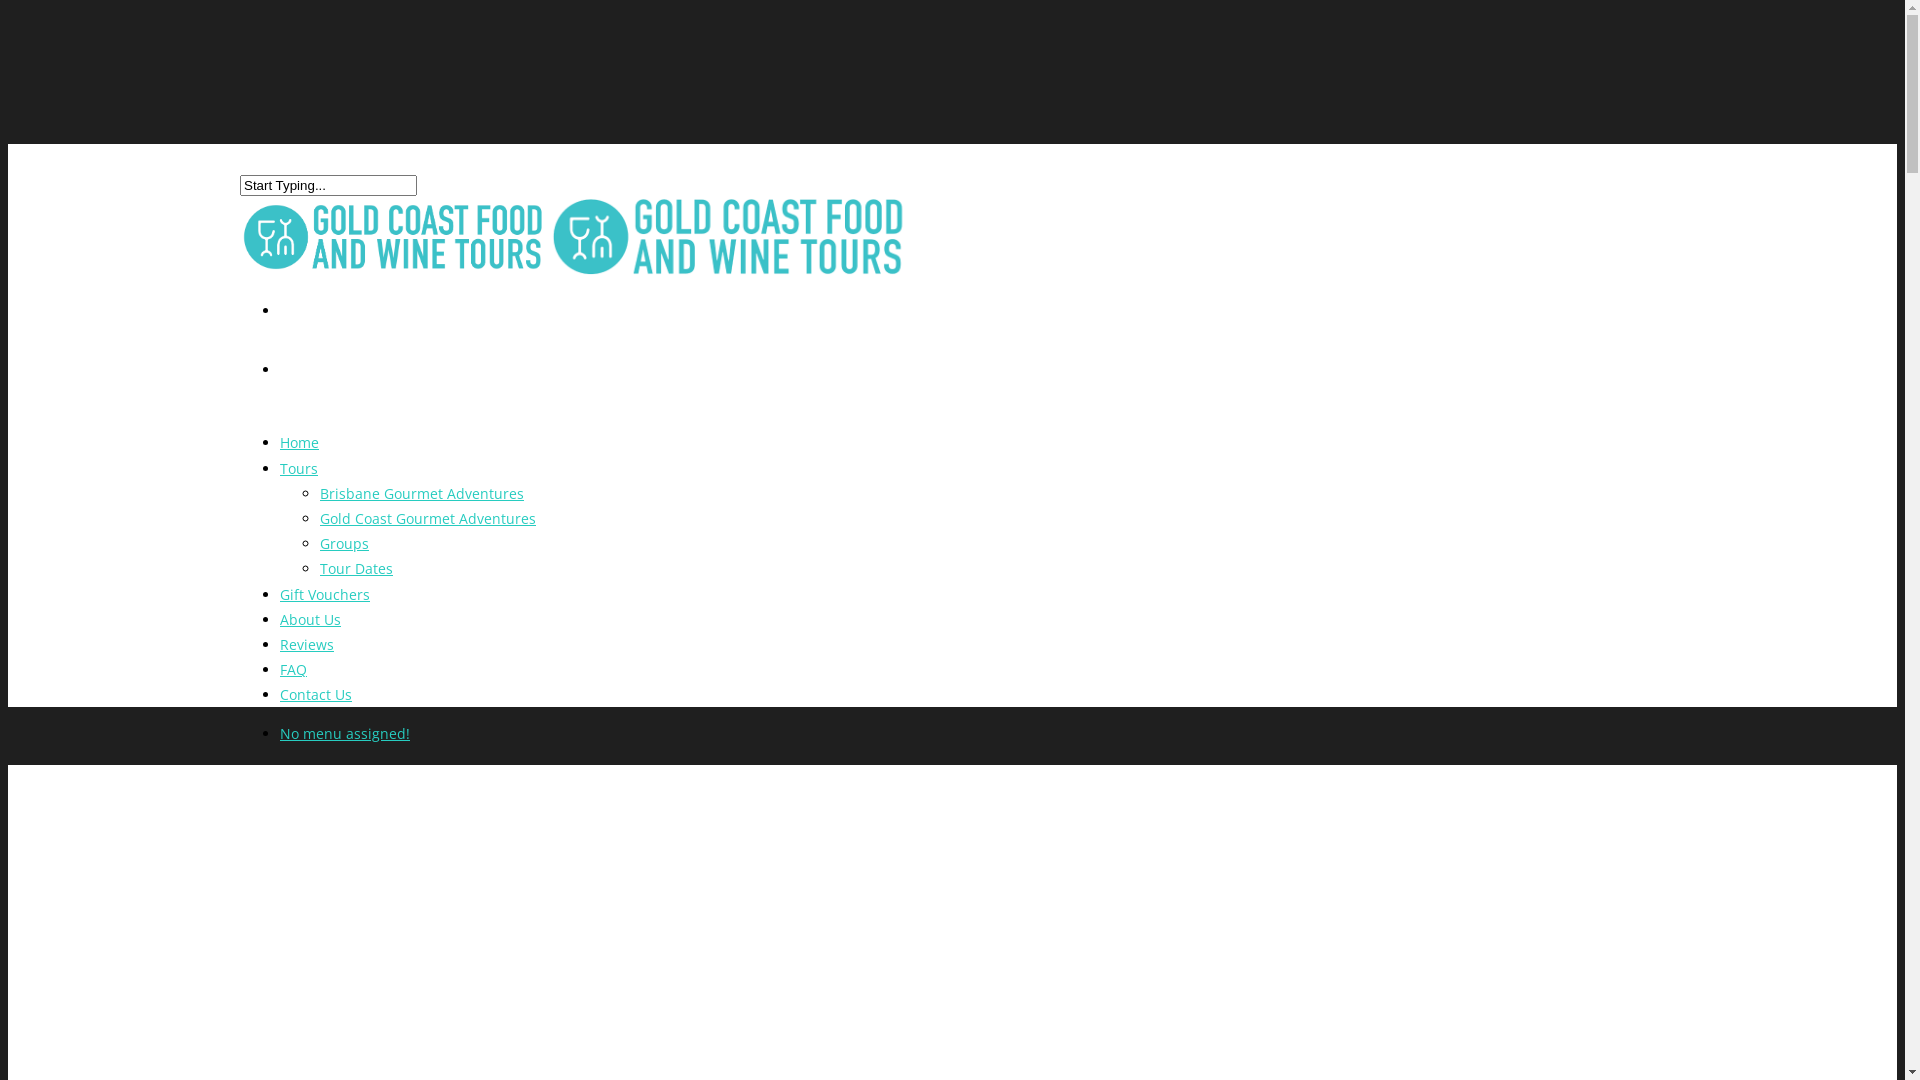 The image size is (1920, 1080). I want to click on 'Gift Vouchers', so click(278, 606).